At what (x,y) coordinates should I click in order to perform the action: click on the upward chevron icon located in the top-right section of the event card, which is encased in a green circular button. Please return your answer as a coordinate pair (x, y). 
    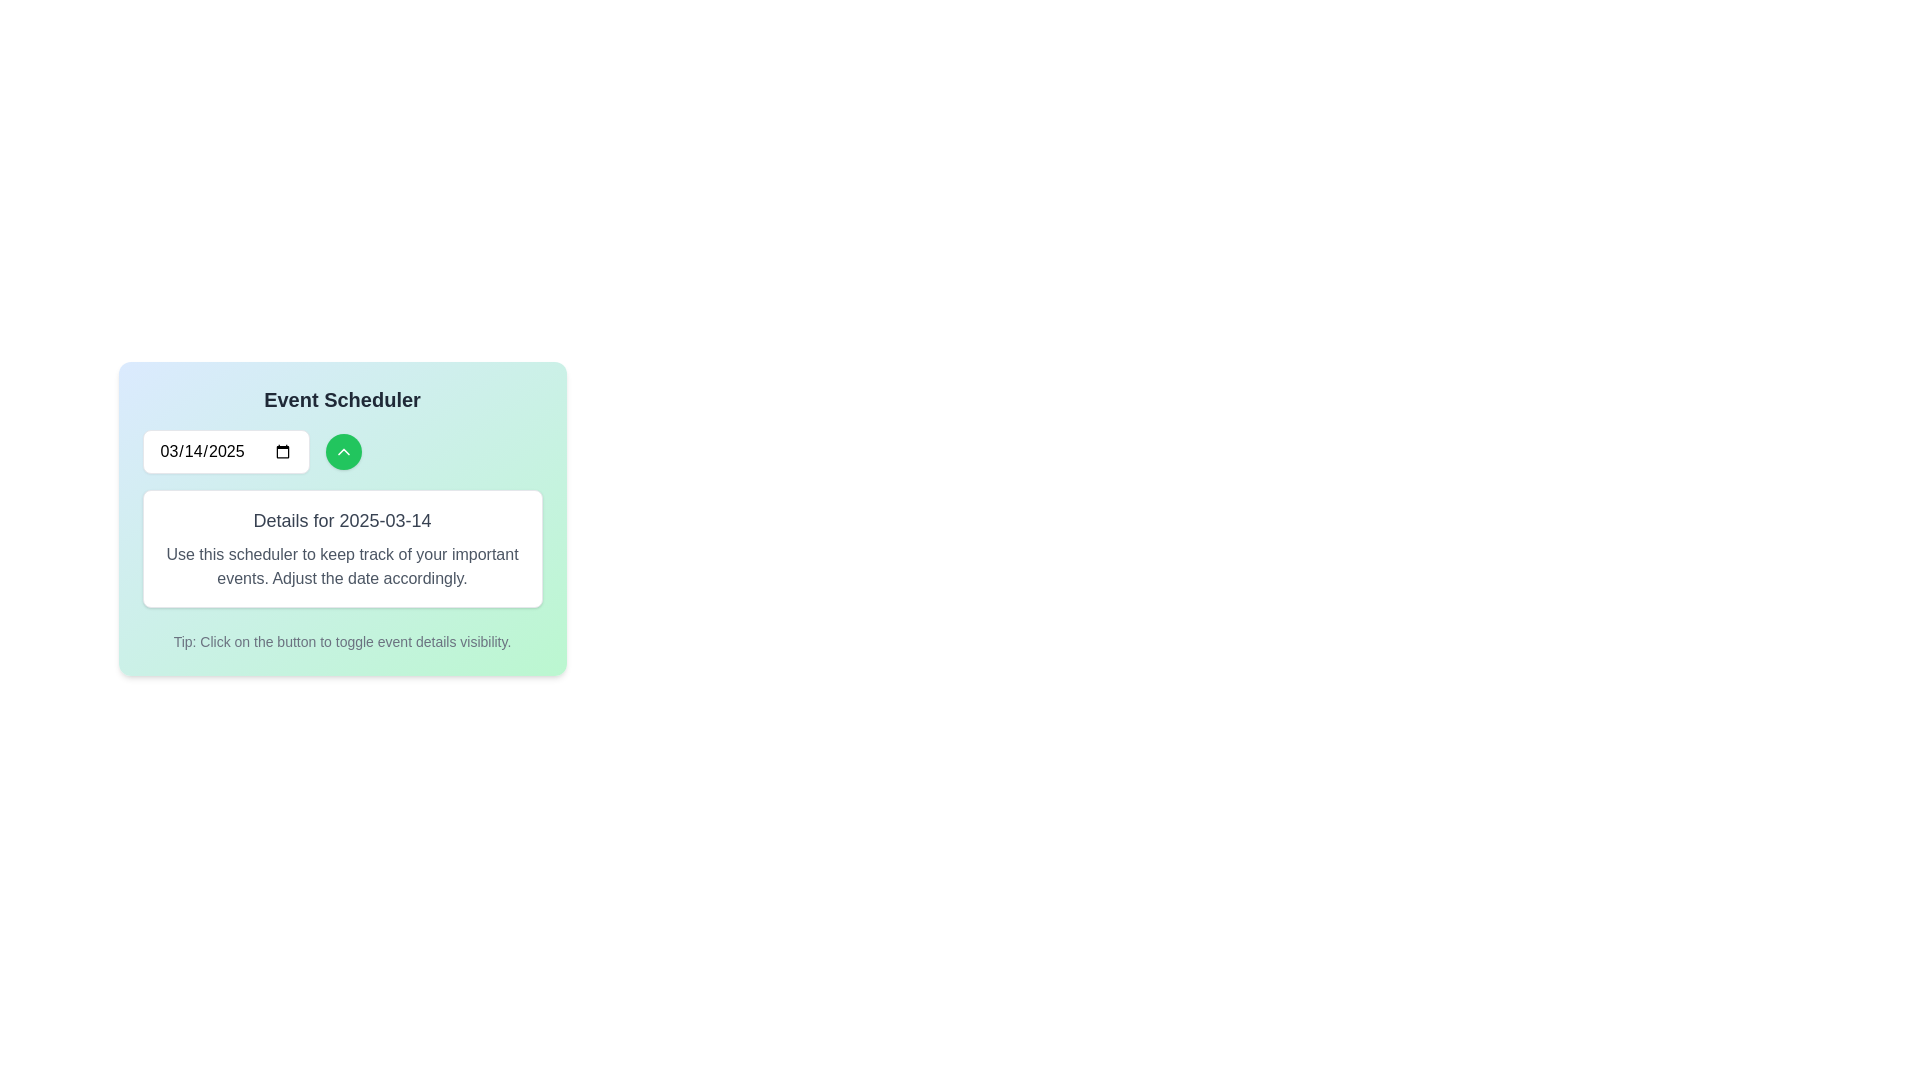
    Looking at the image, I should click on (343, 451).